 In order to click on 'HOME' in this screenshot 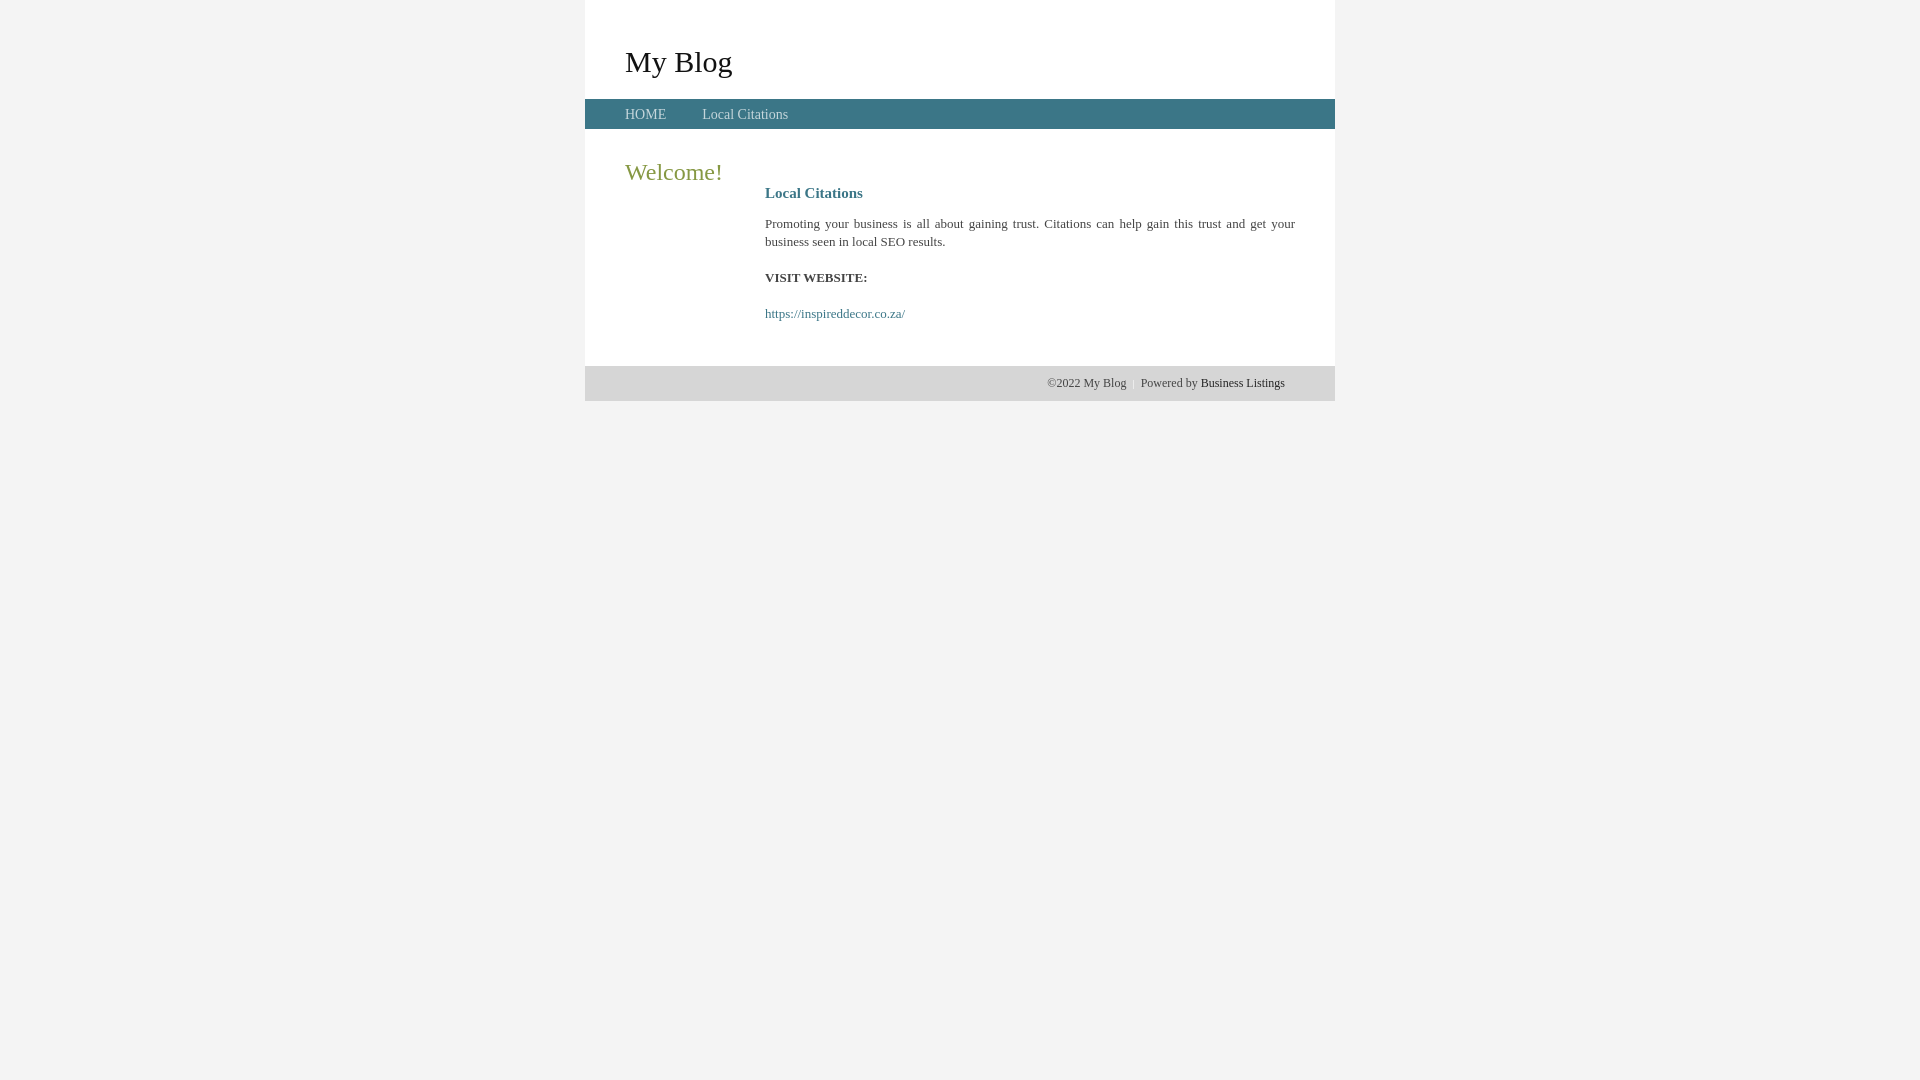, I will do `click(645, 114)`.